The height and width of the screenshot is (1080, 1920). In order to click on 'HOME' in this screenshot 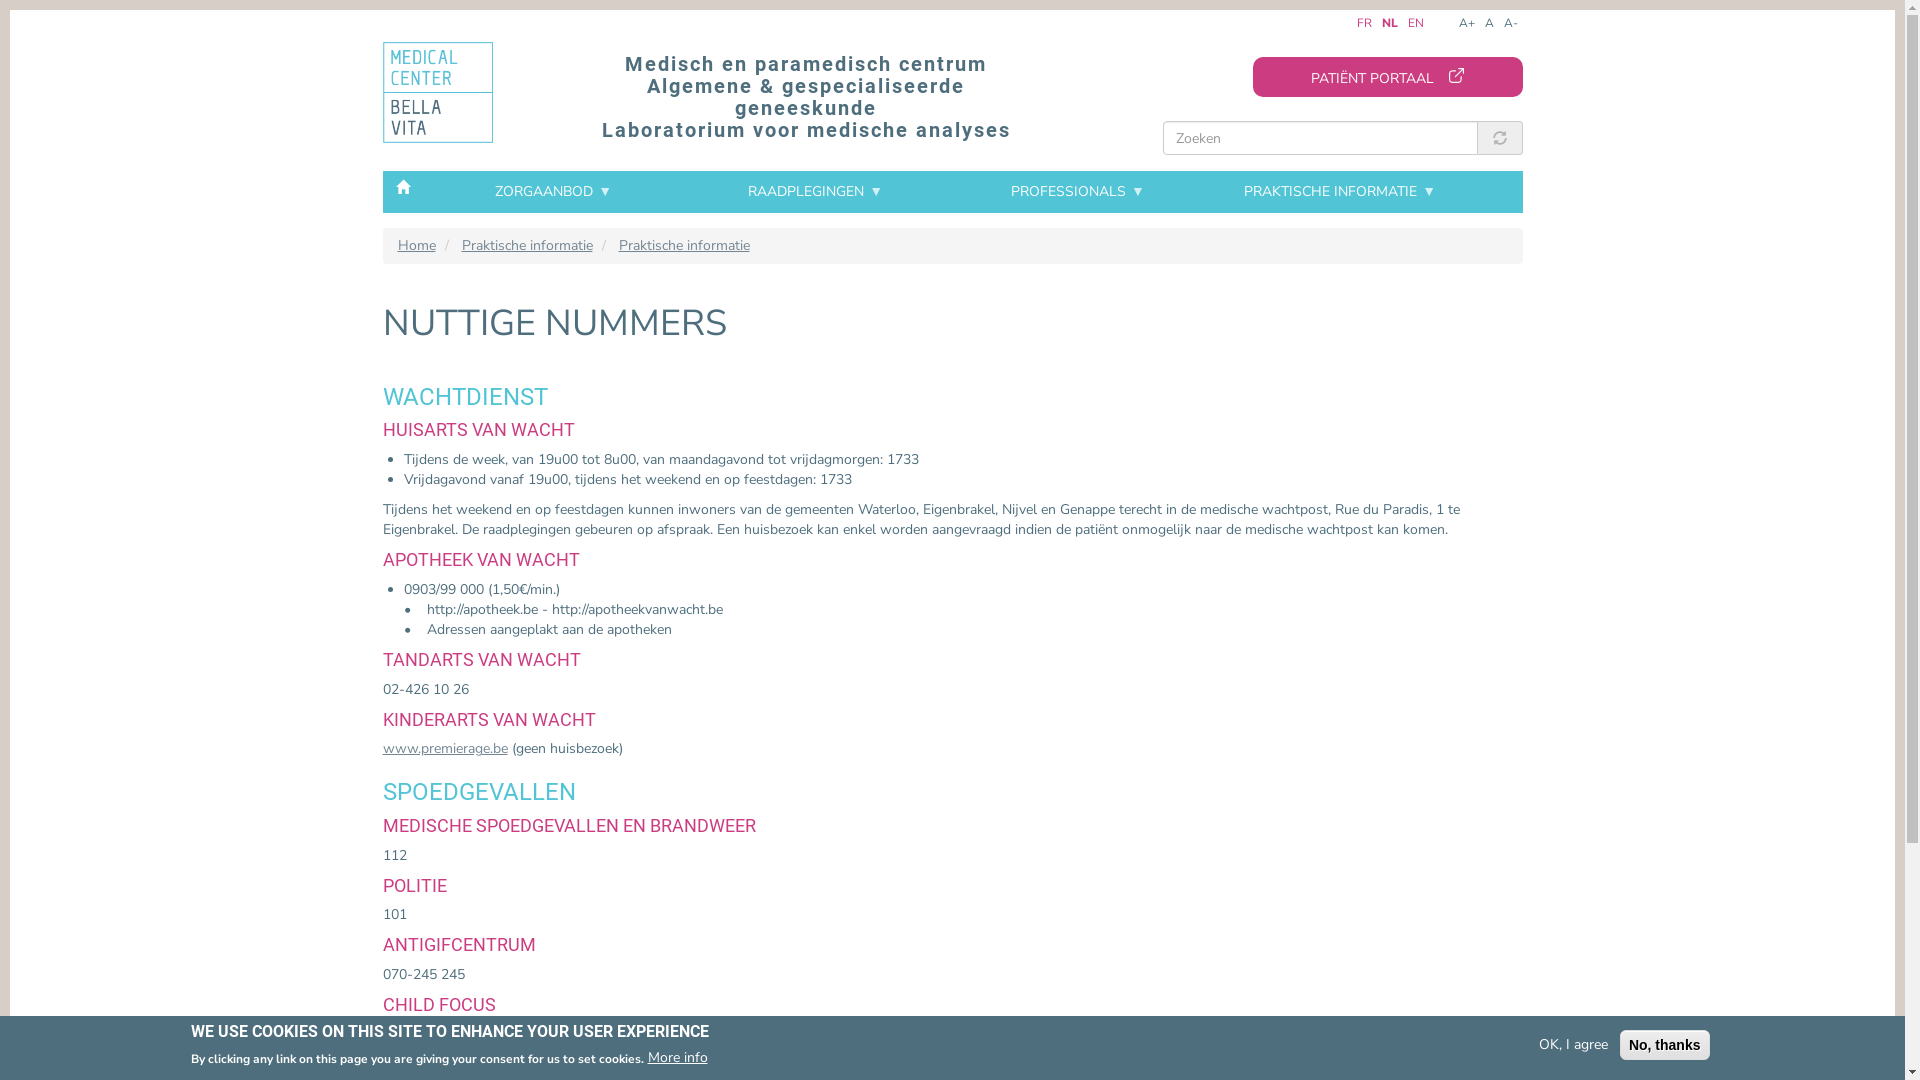, I will do `click(401, 185)`.